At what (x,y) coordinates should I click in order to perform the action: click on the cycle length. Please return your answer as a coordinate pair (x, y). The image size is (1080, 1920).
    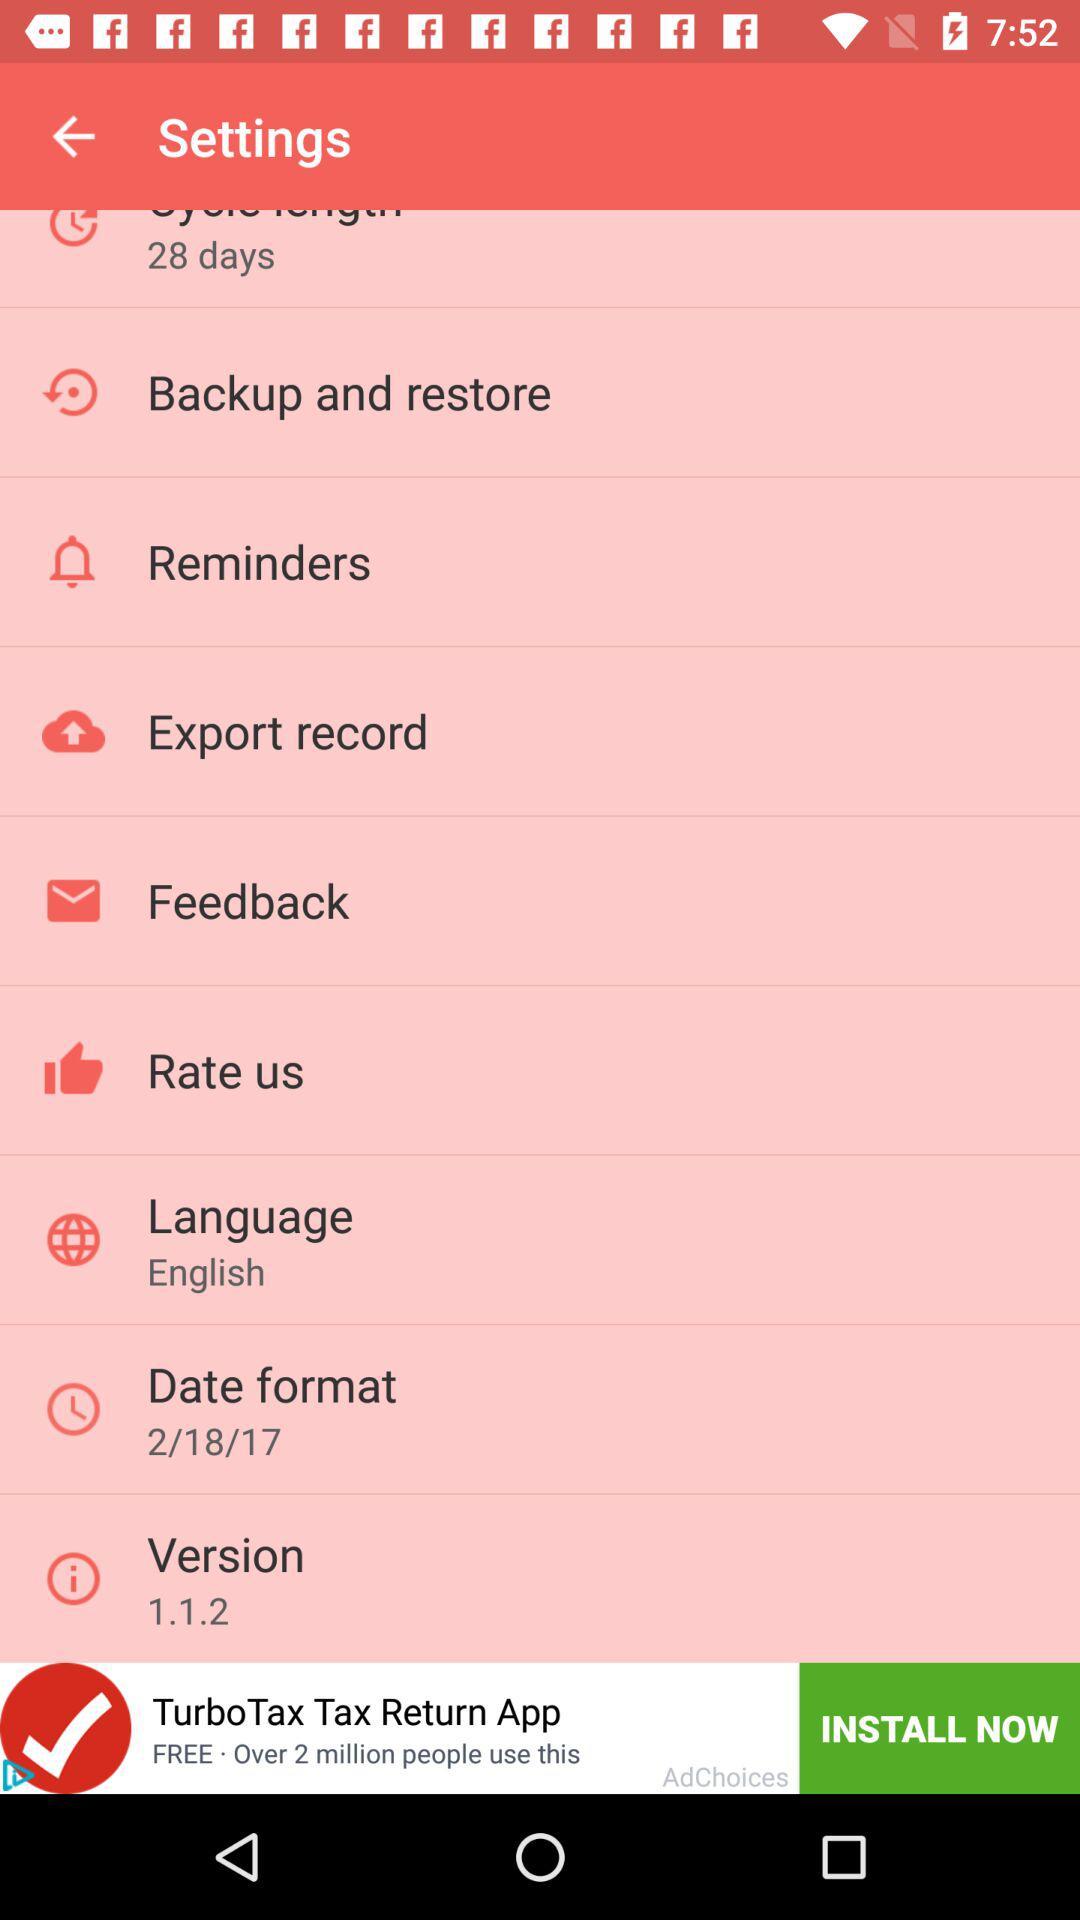
    Looking at the image, I should click on (275, 219).